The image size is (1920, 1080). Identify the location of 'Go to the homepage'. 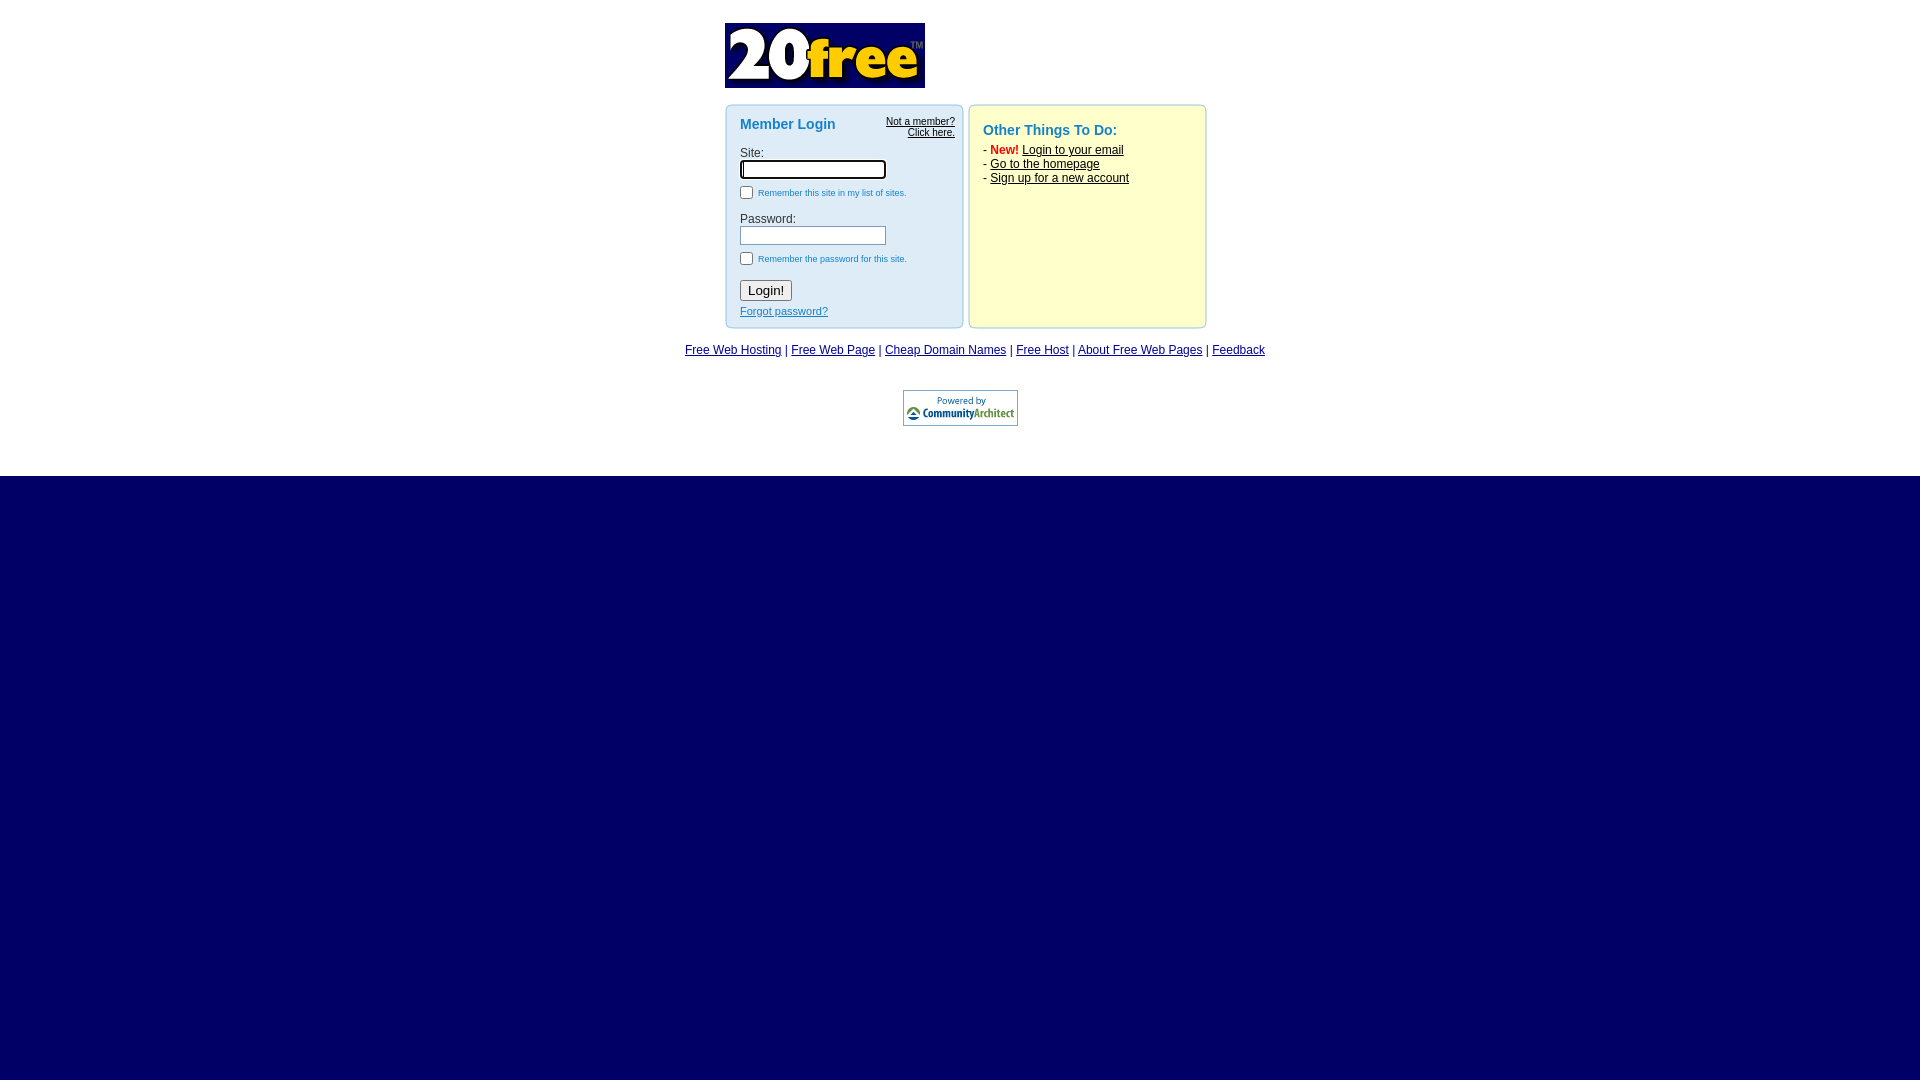
(989, 163).